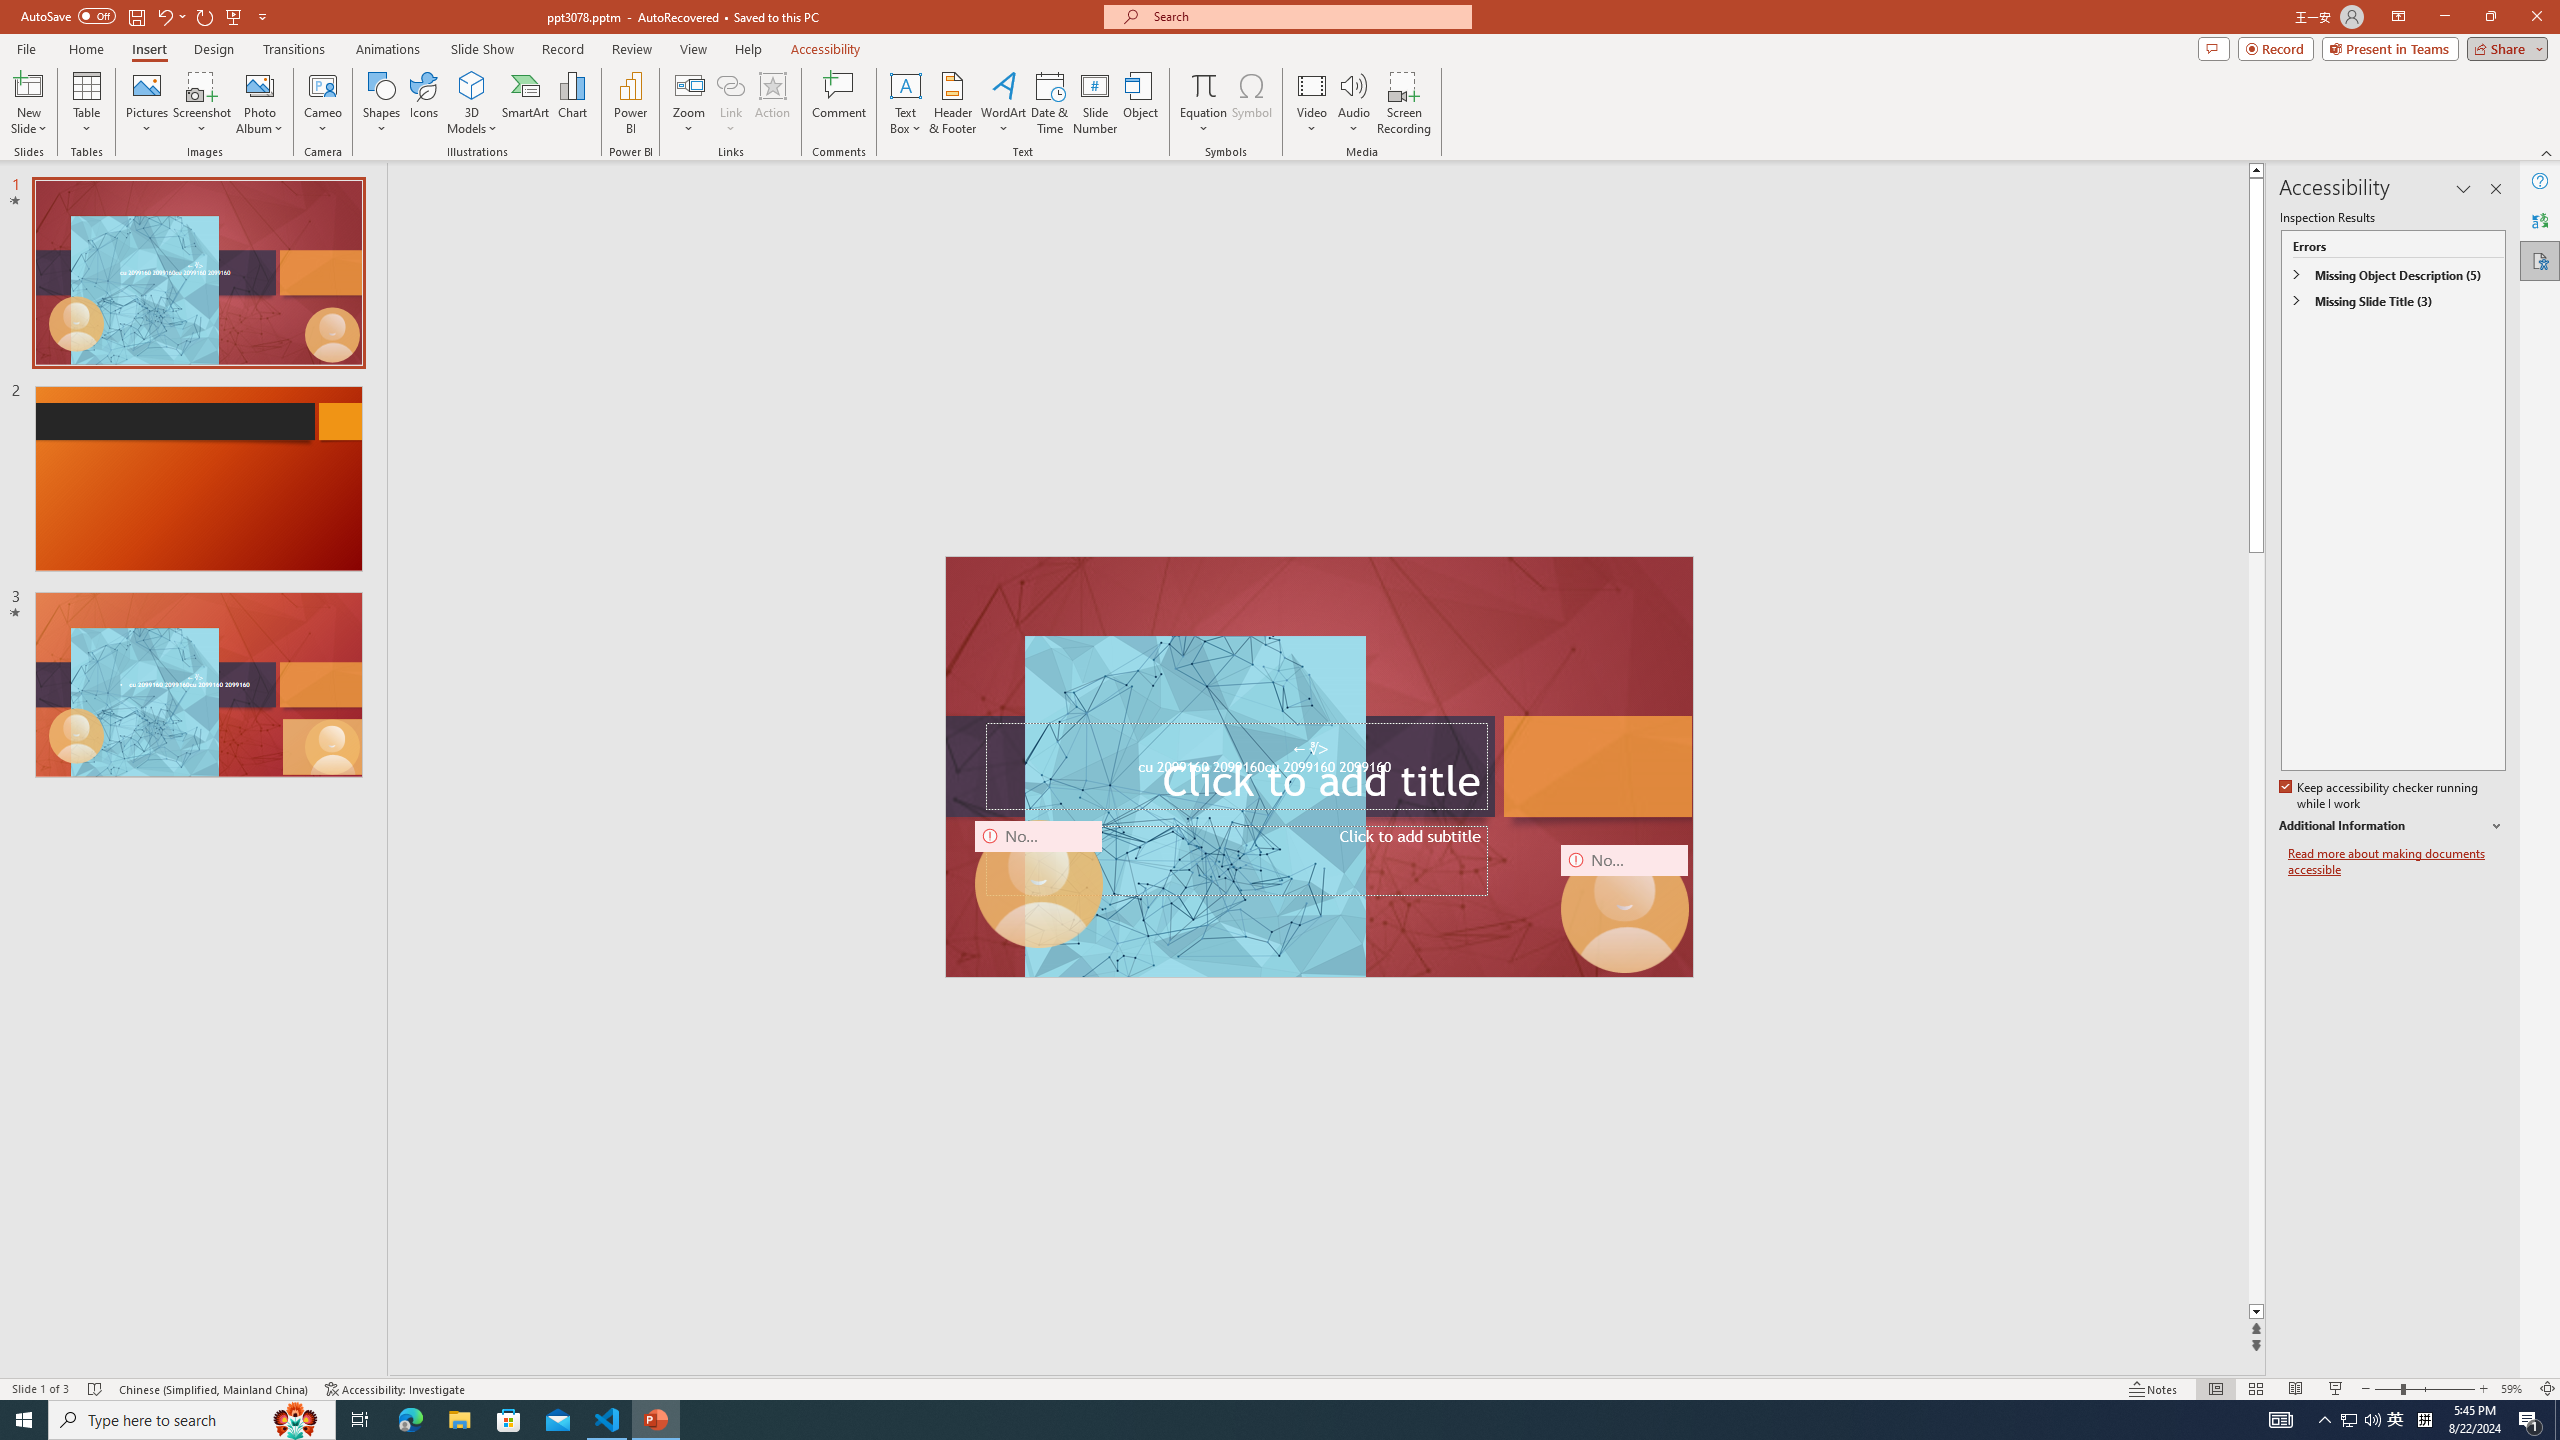 The image size is (2560, 1440). What do you see at coordinates (729, 103) in the screenshot?
I see `'Link'` at bounding box center [729, 103].